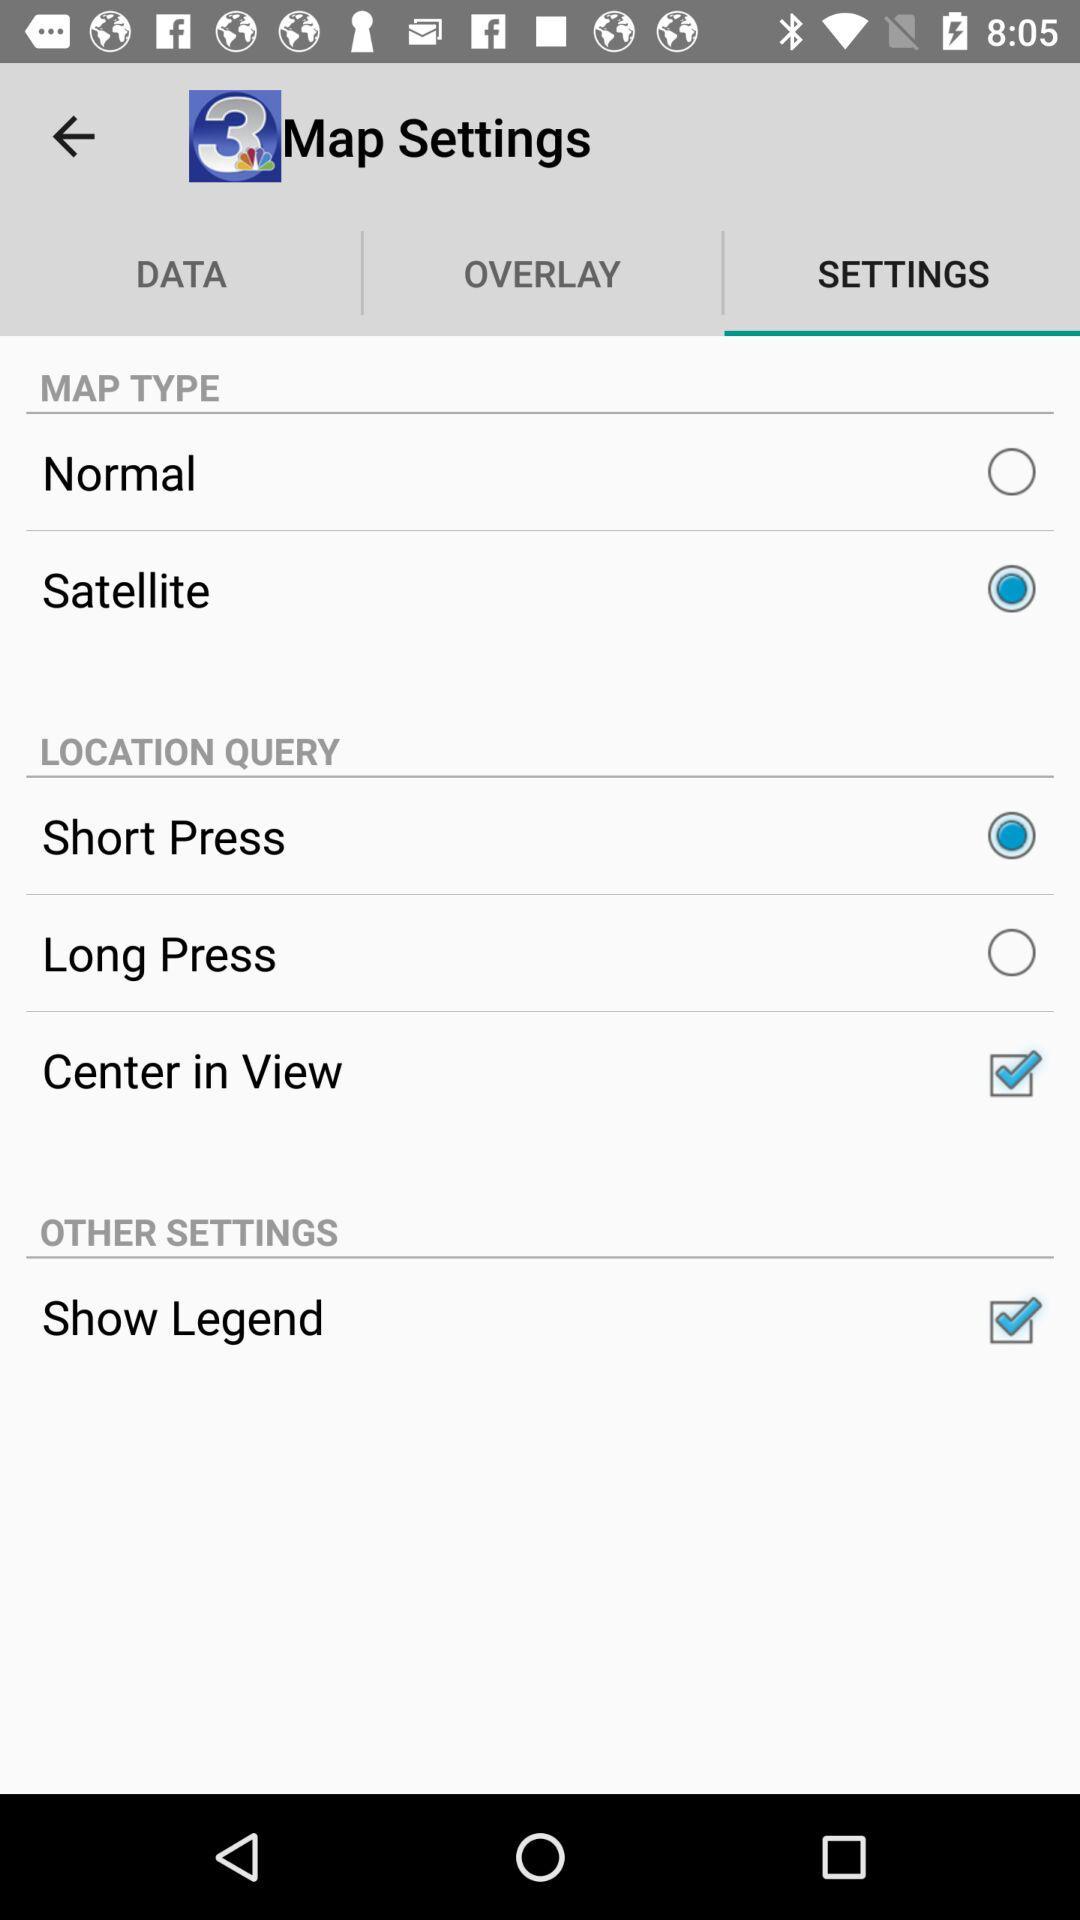 The height and width of the screenshot is (1920, 1080). I want to click on icon below normal, so click(540, 588).